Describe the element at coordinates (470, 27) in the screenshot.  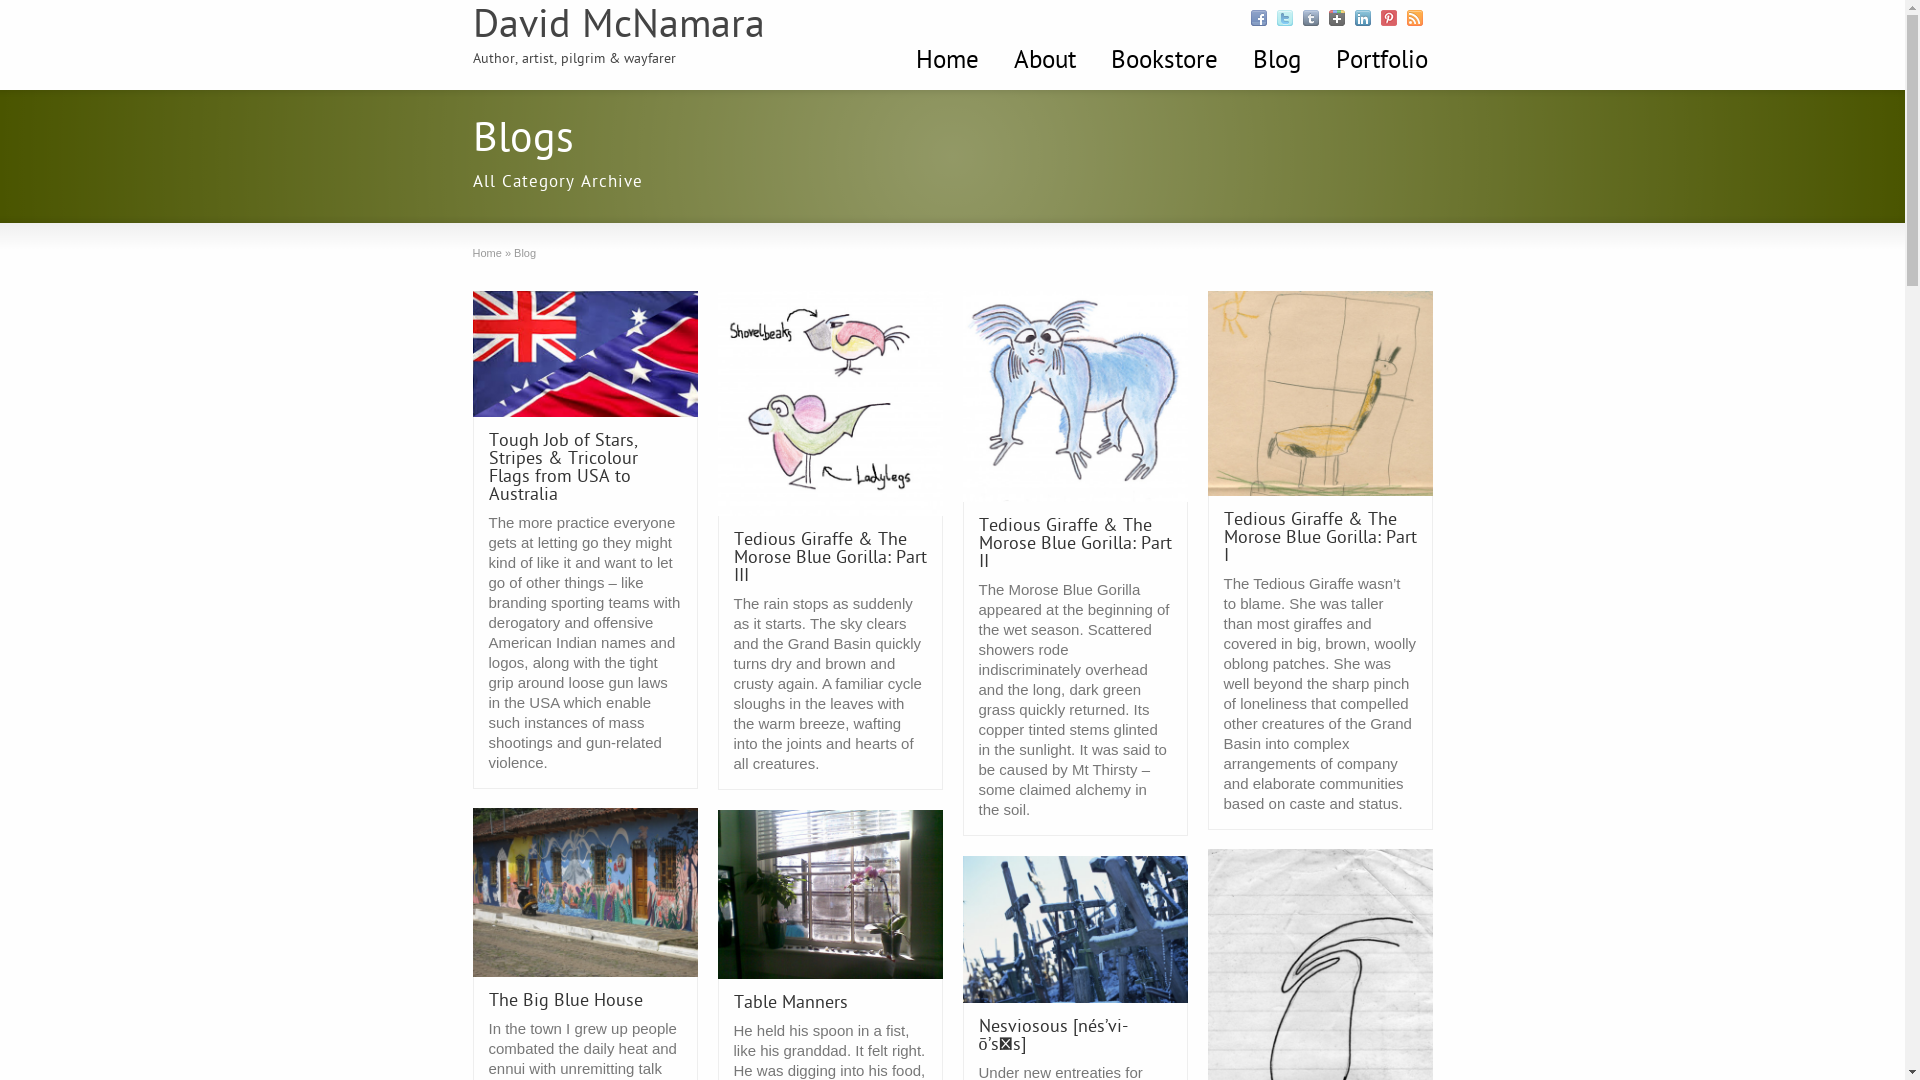
I see `'David McNamara'` at that location.